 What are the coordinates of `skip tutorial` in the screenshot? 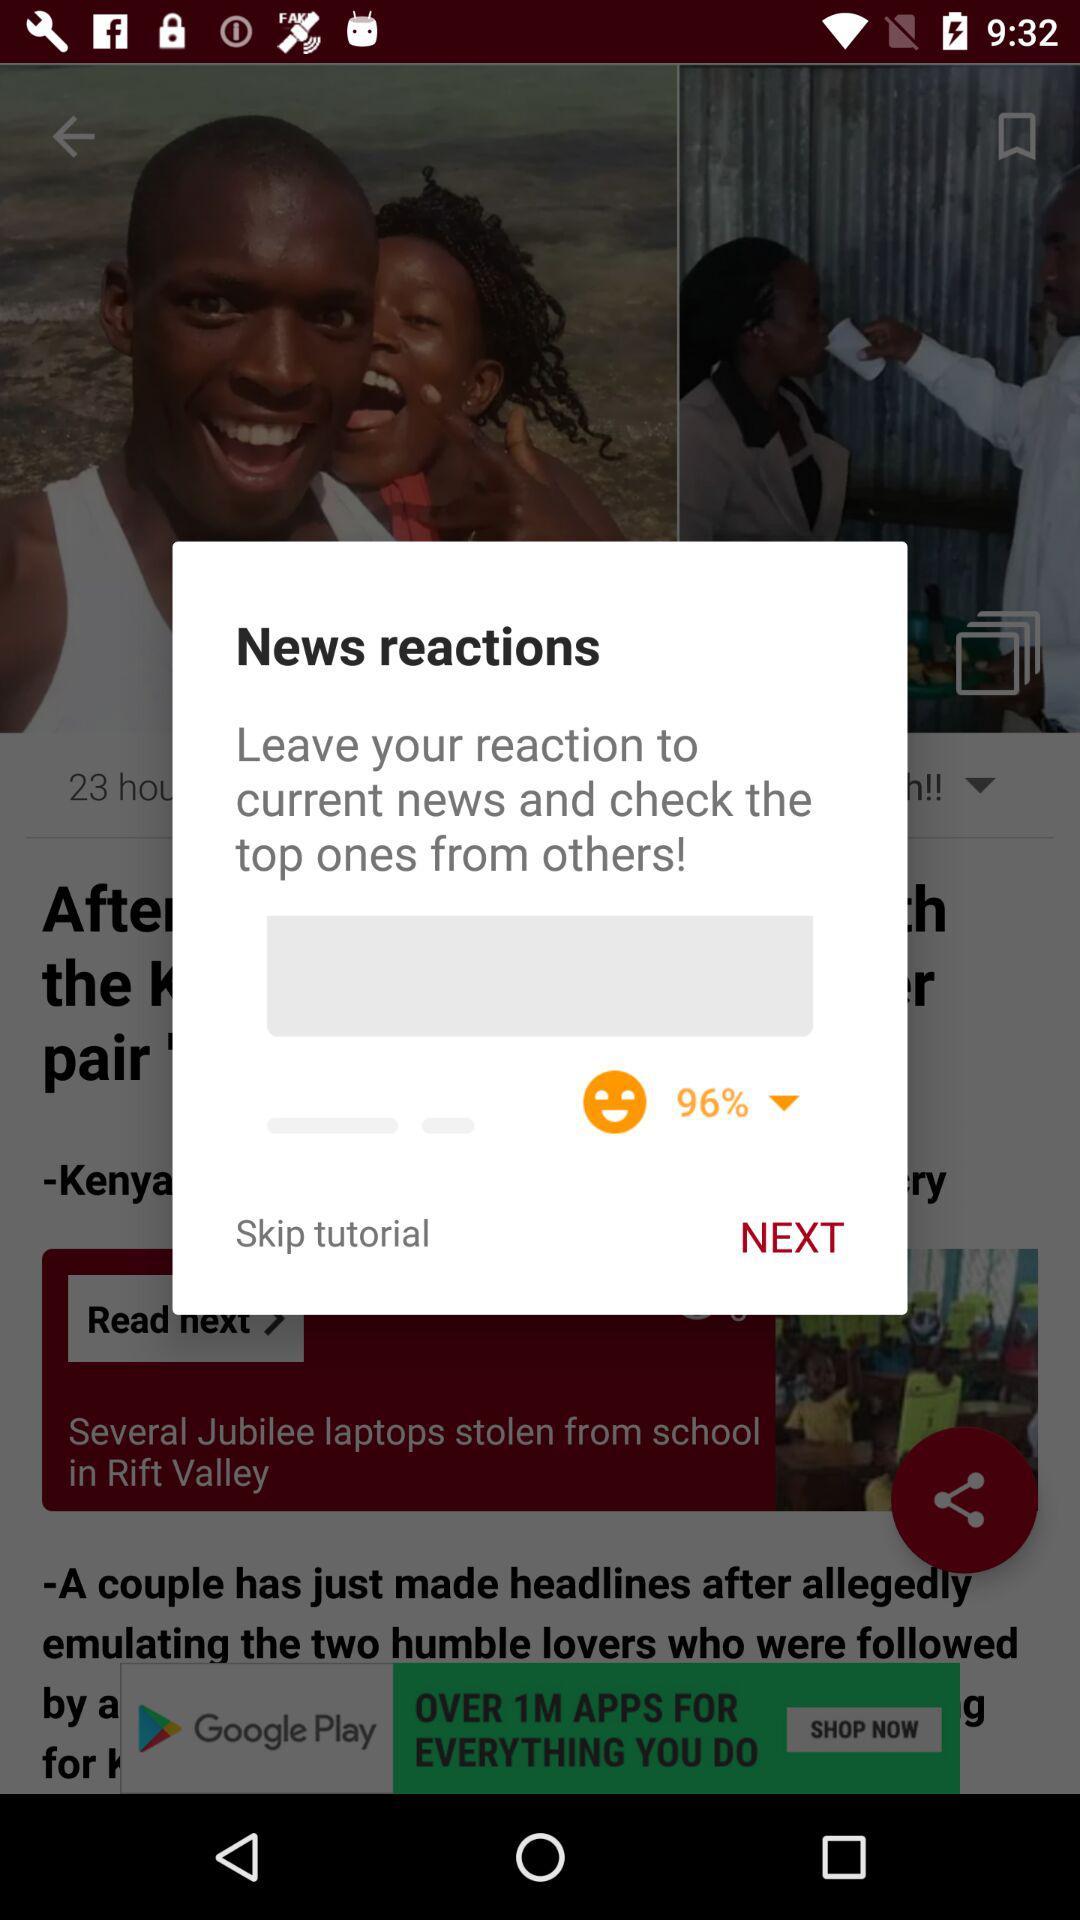 It's located at (331, 1231).